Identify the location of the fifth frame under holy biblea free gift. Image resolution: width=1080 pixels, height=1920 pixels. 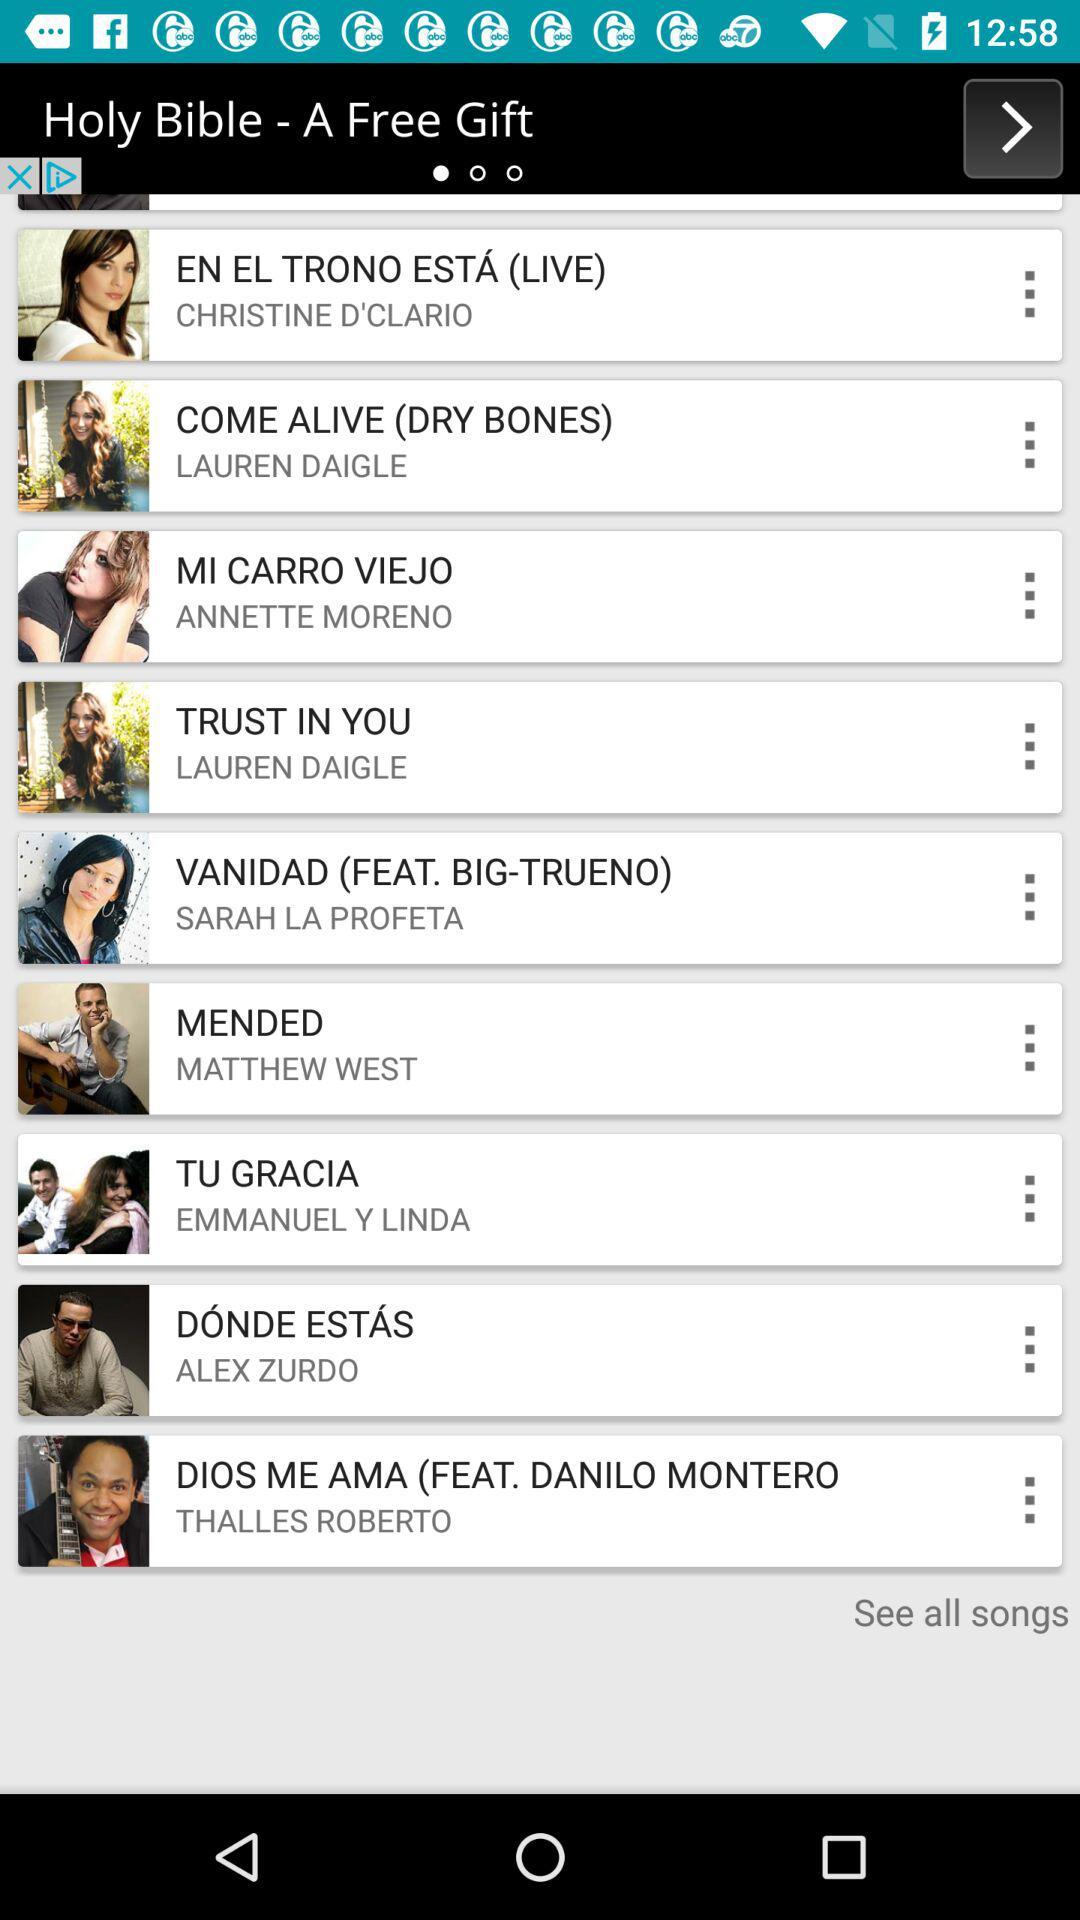
(540, 897).